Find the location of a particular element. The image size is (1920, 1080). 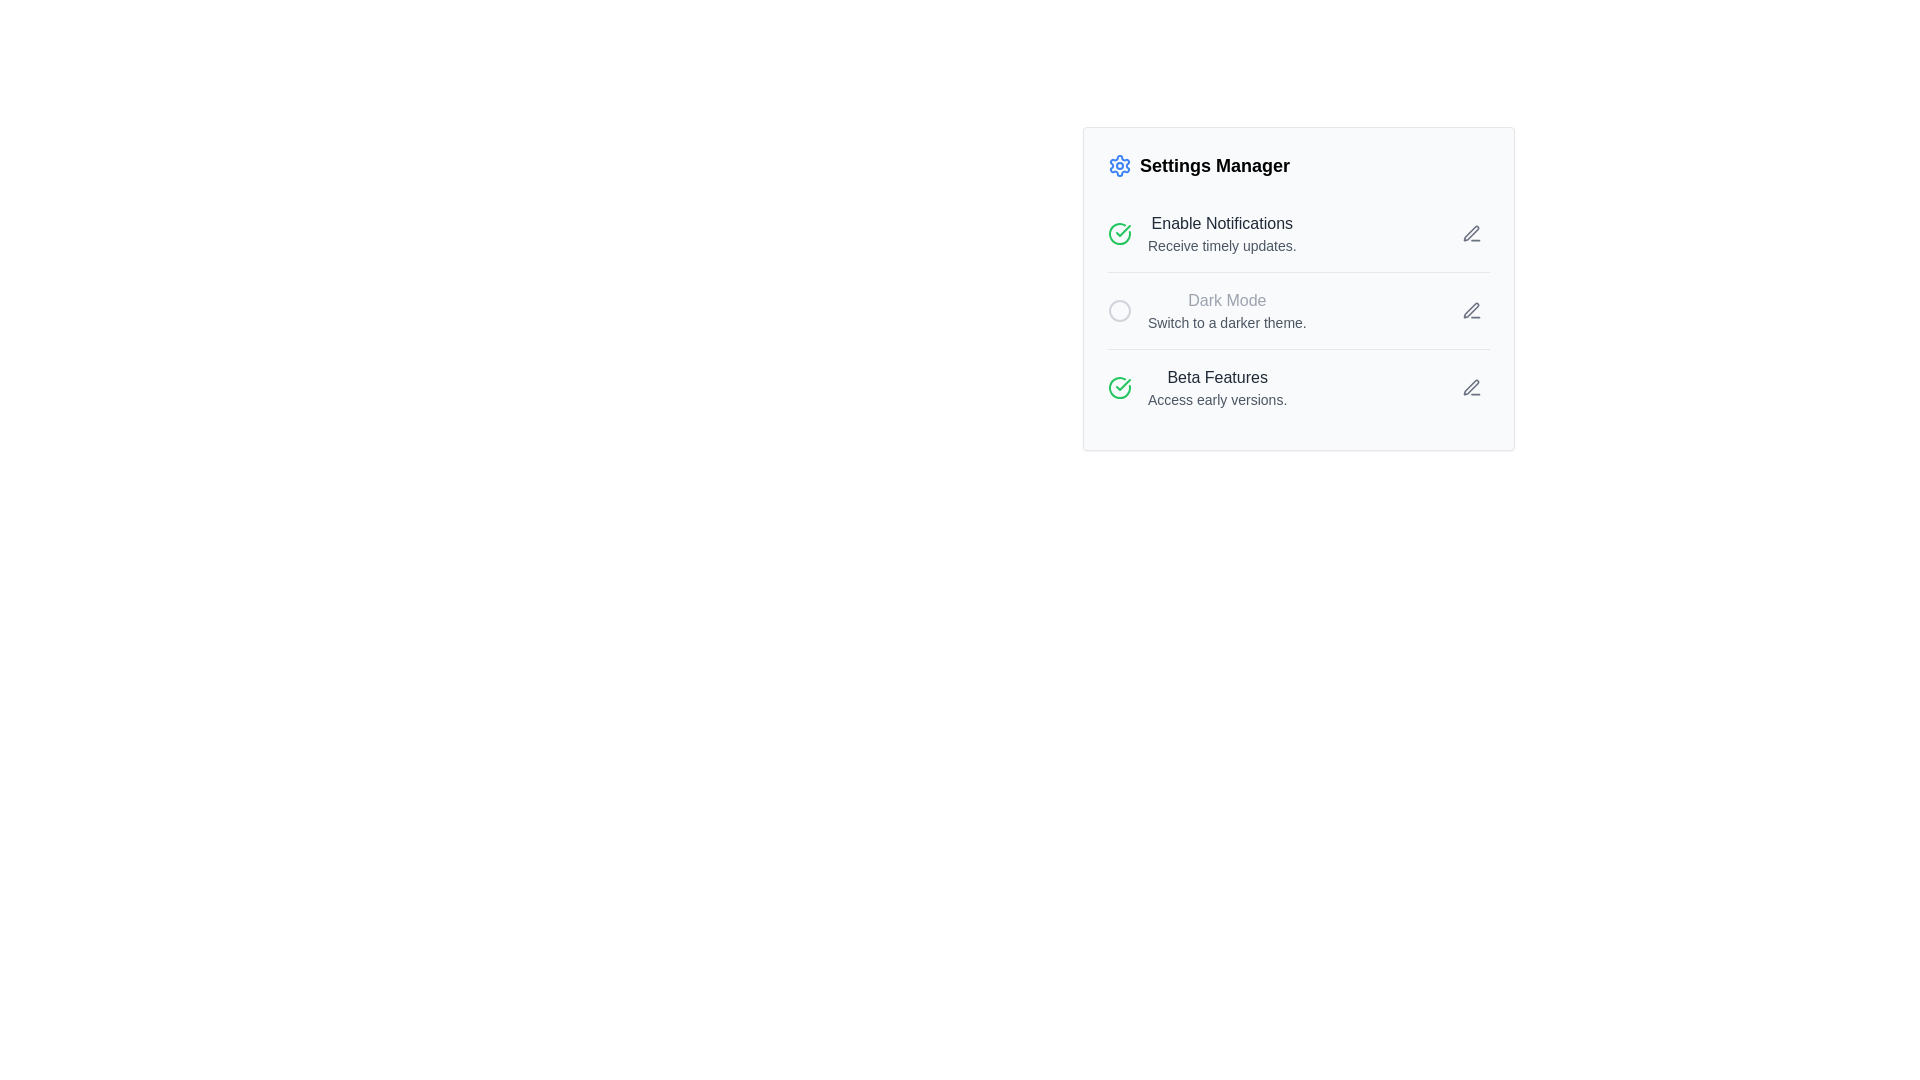

the Text Display element that provides information about the availability of beta features, located in the 'Settings Manager' panel as the third entry below 'Dark Mode' is located at coordinates (1216, 388).